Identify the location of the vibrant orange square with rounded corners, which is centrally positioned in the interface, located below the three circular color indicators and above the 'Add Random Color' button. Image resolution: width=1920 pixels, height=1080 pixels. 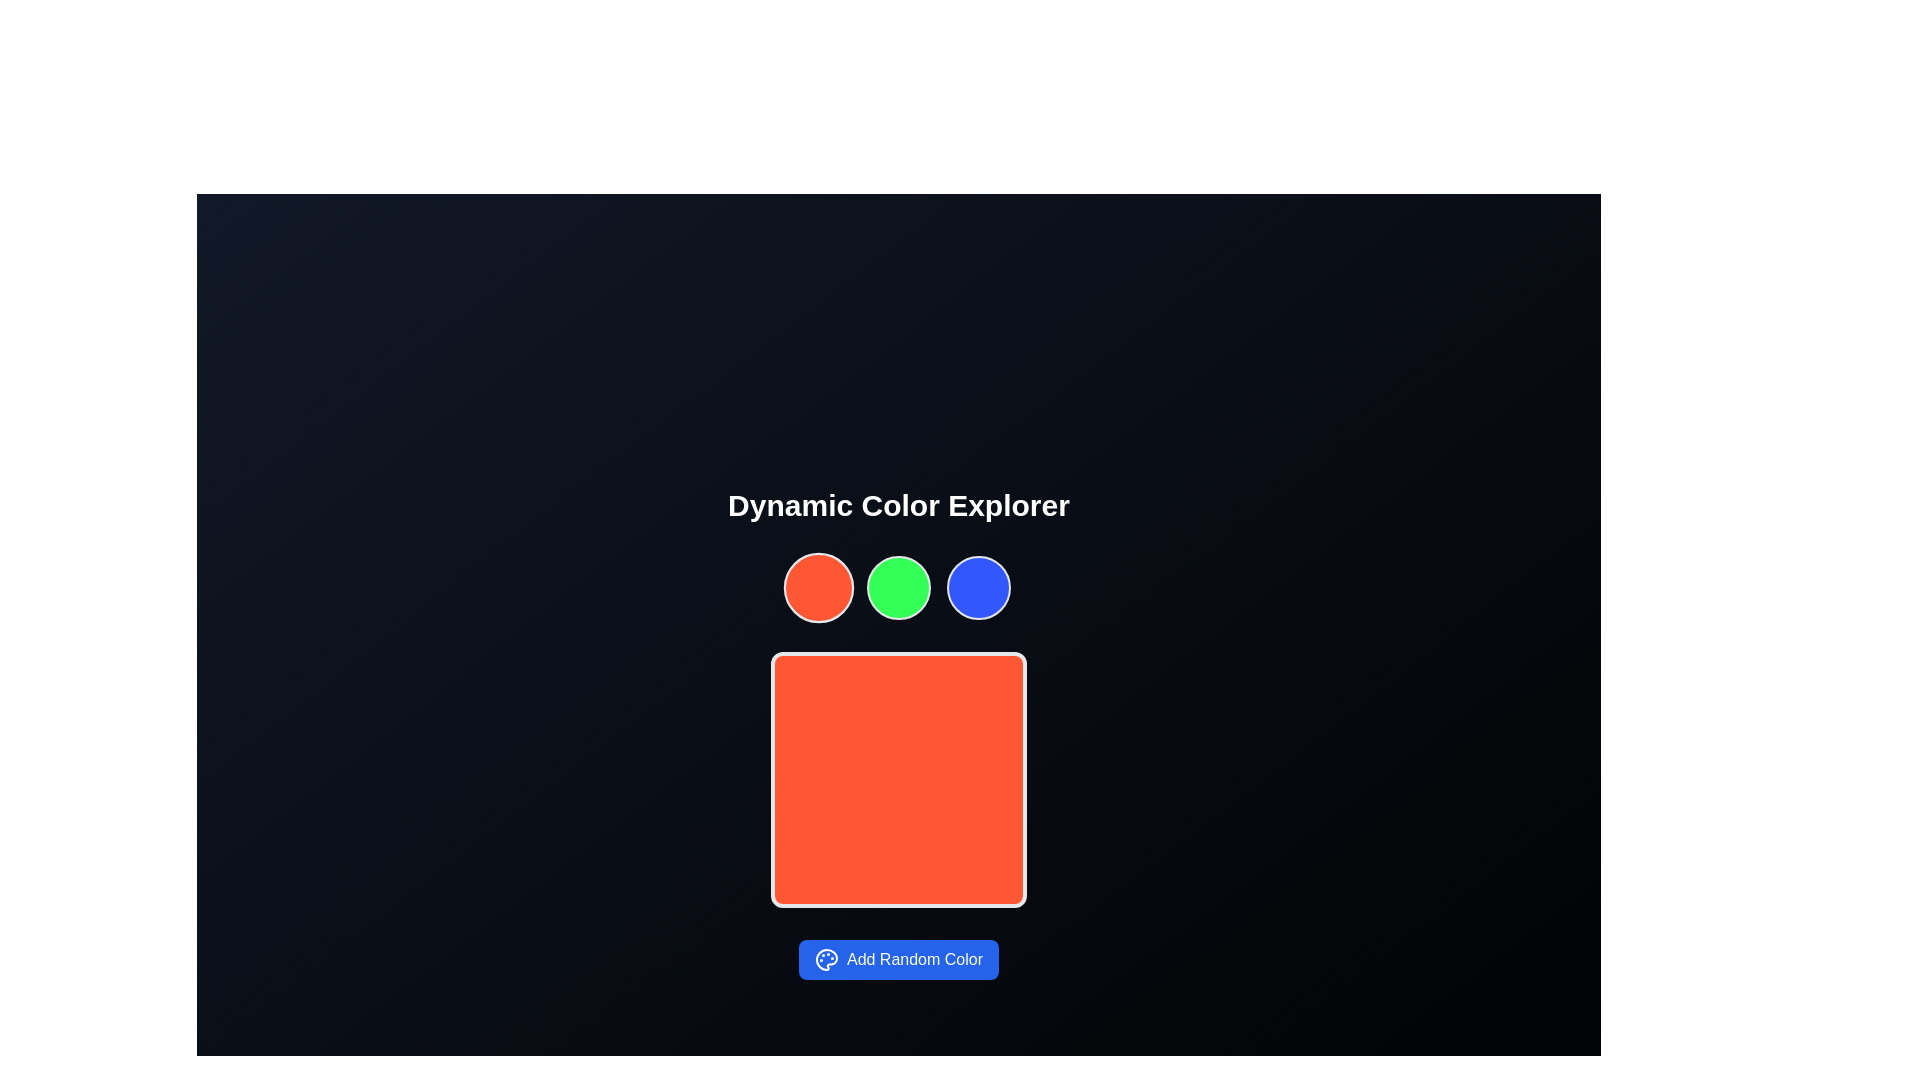
(897, 778).